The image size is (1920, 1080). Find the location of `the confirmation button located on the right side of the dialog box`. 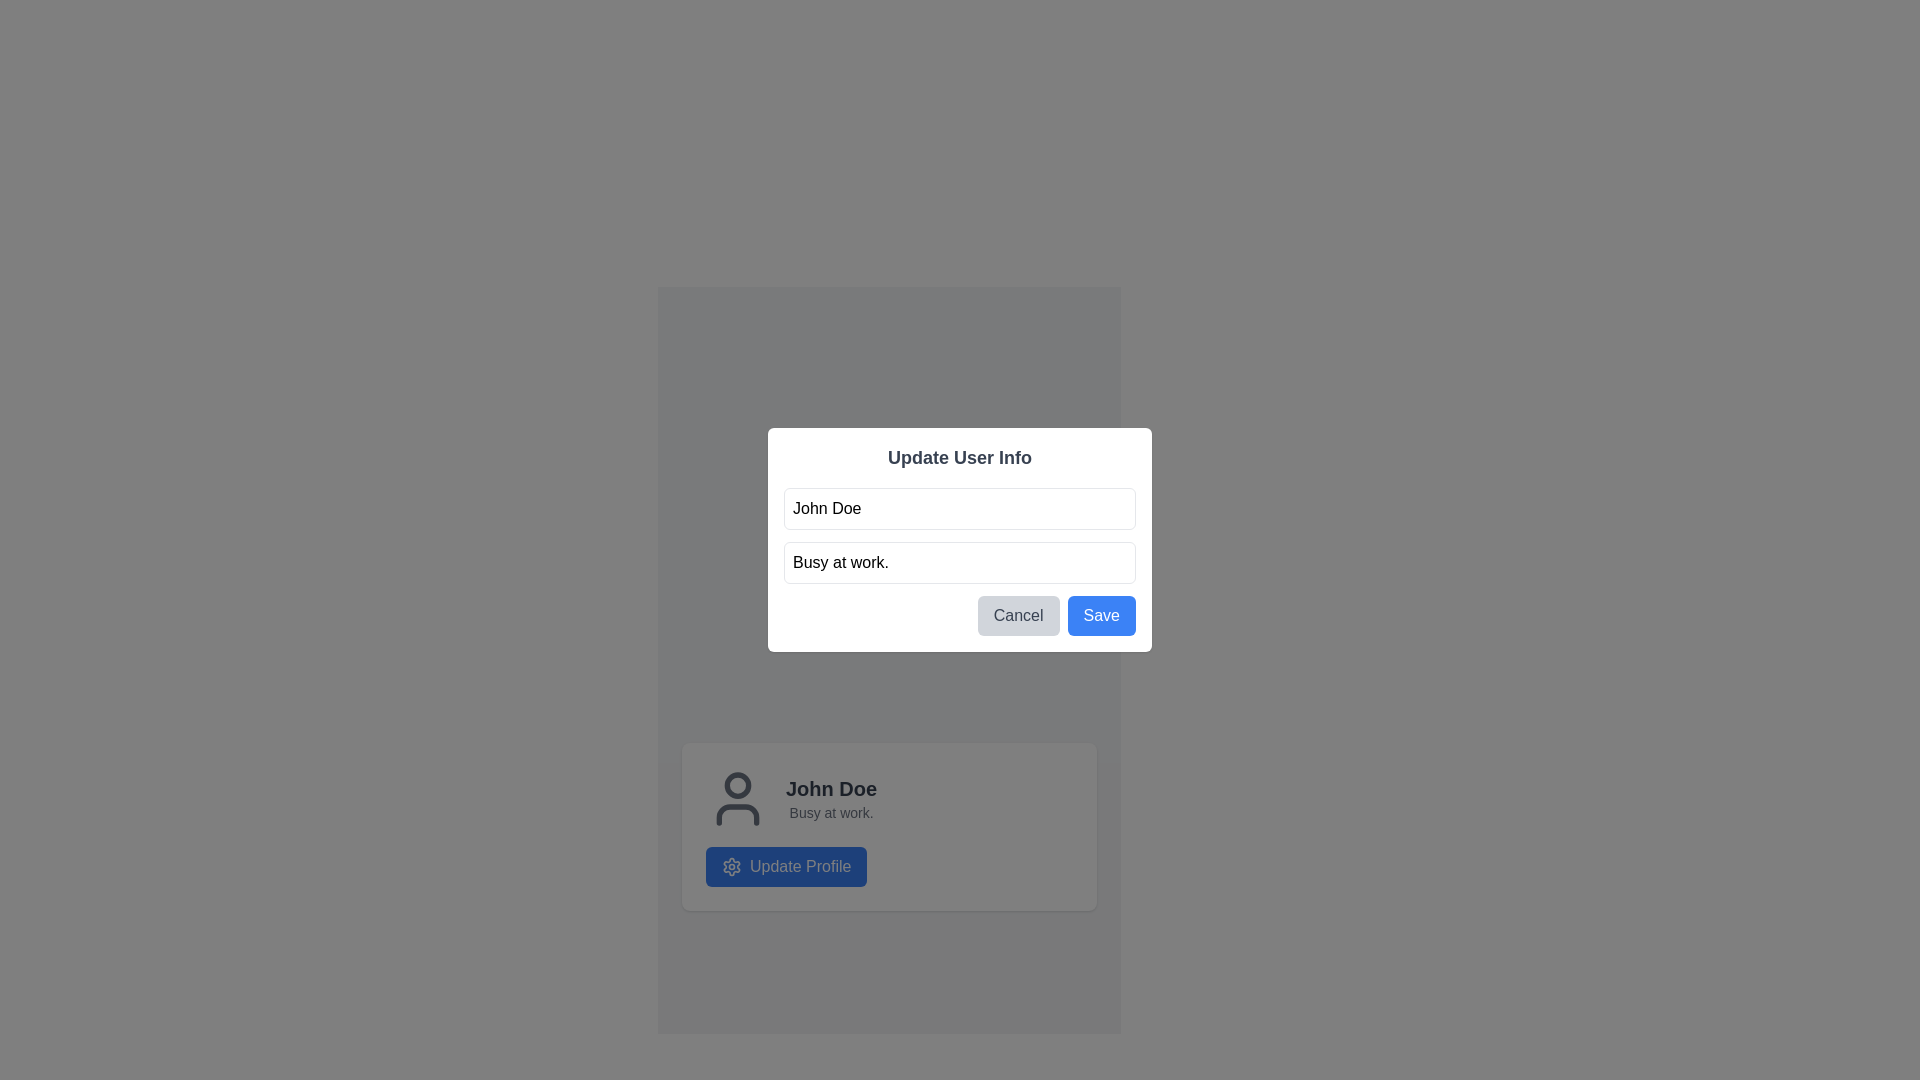

the confirmation button located on the right side of the dialog box is located at coordinates (1100, 615).